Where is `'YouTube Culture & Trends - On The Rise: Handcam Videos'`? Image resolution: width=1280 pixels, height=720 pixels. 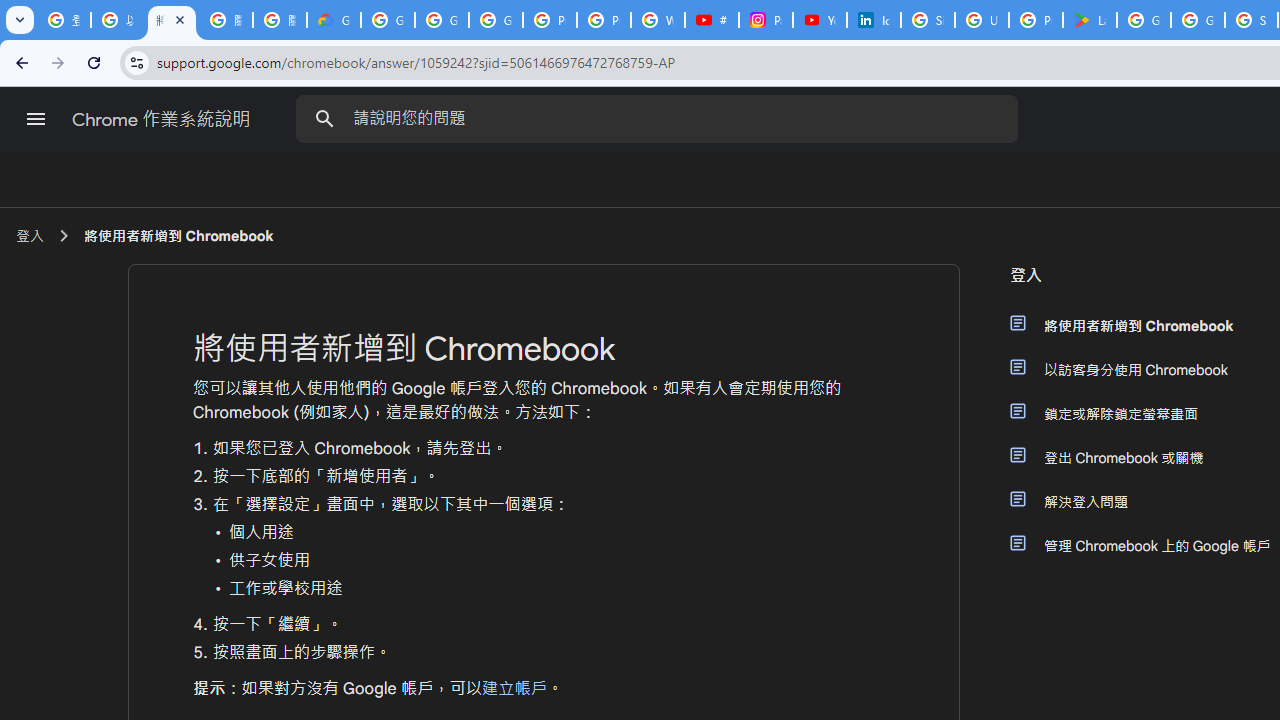 'YouTube Culture & Trends - On The Rise: Handcam Videos' is located at coordinates (819, 20).